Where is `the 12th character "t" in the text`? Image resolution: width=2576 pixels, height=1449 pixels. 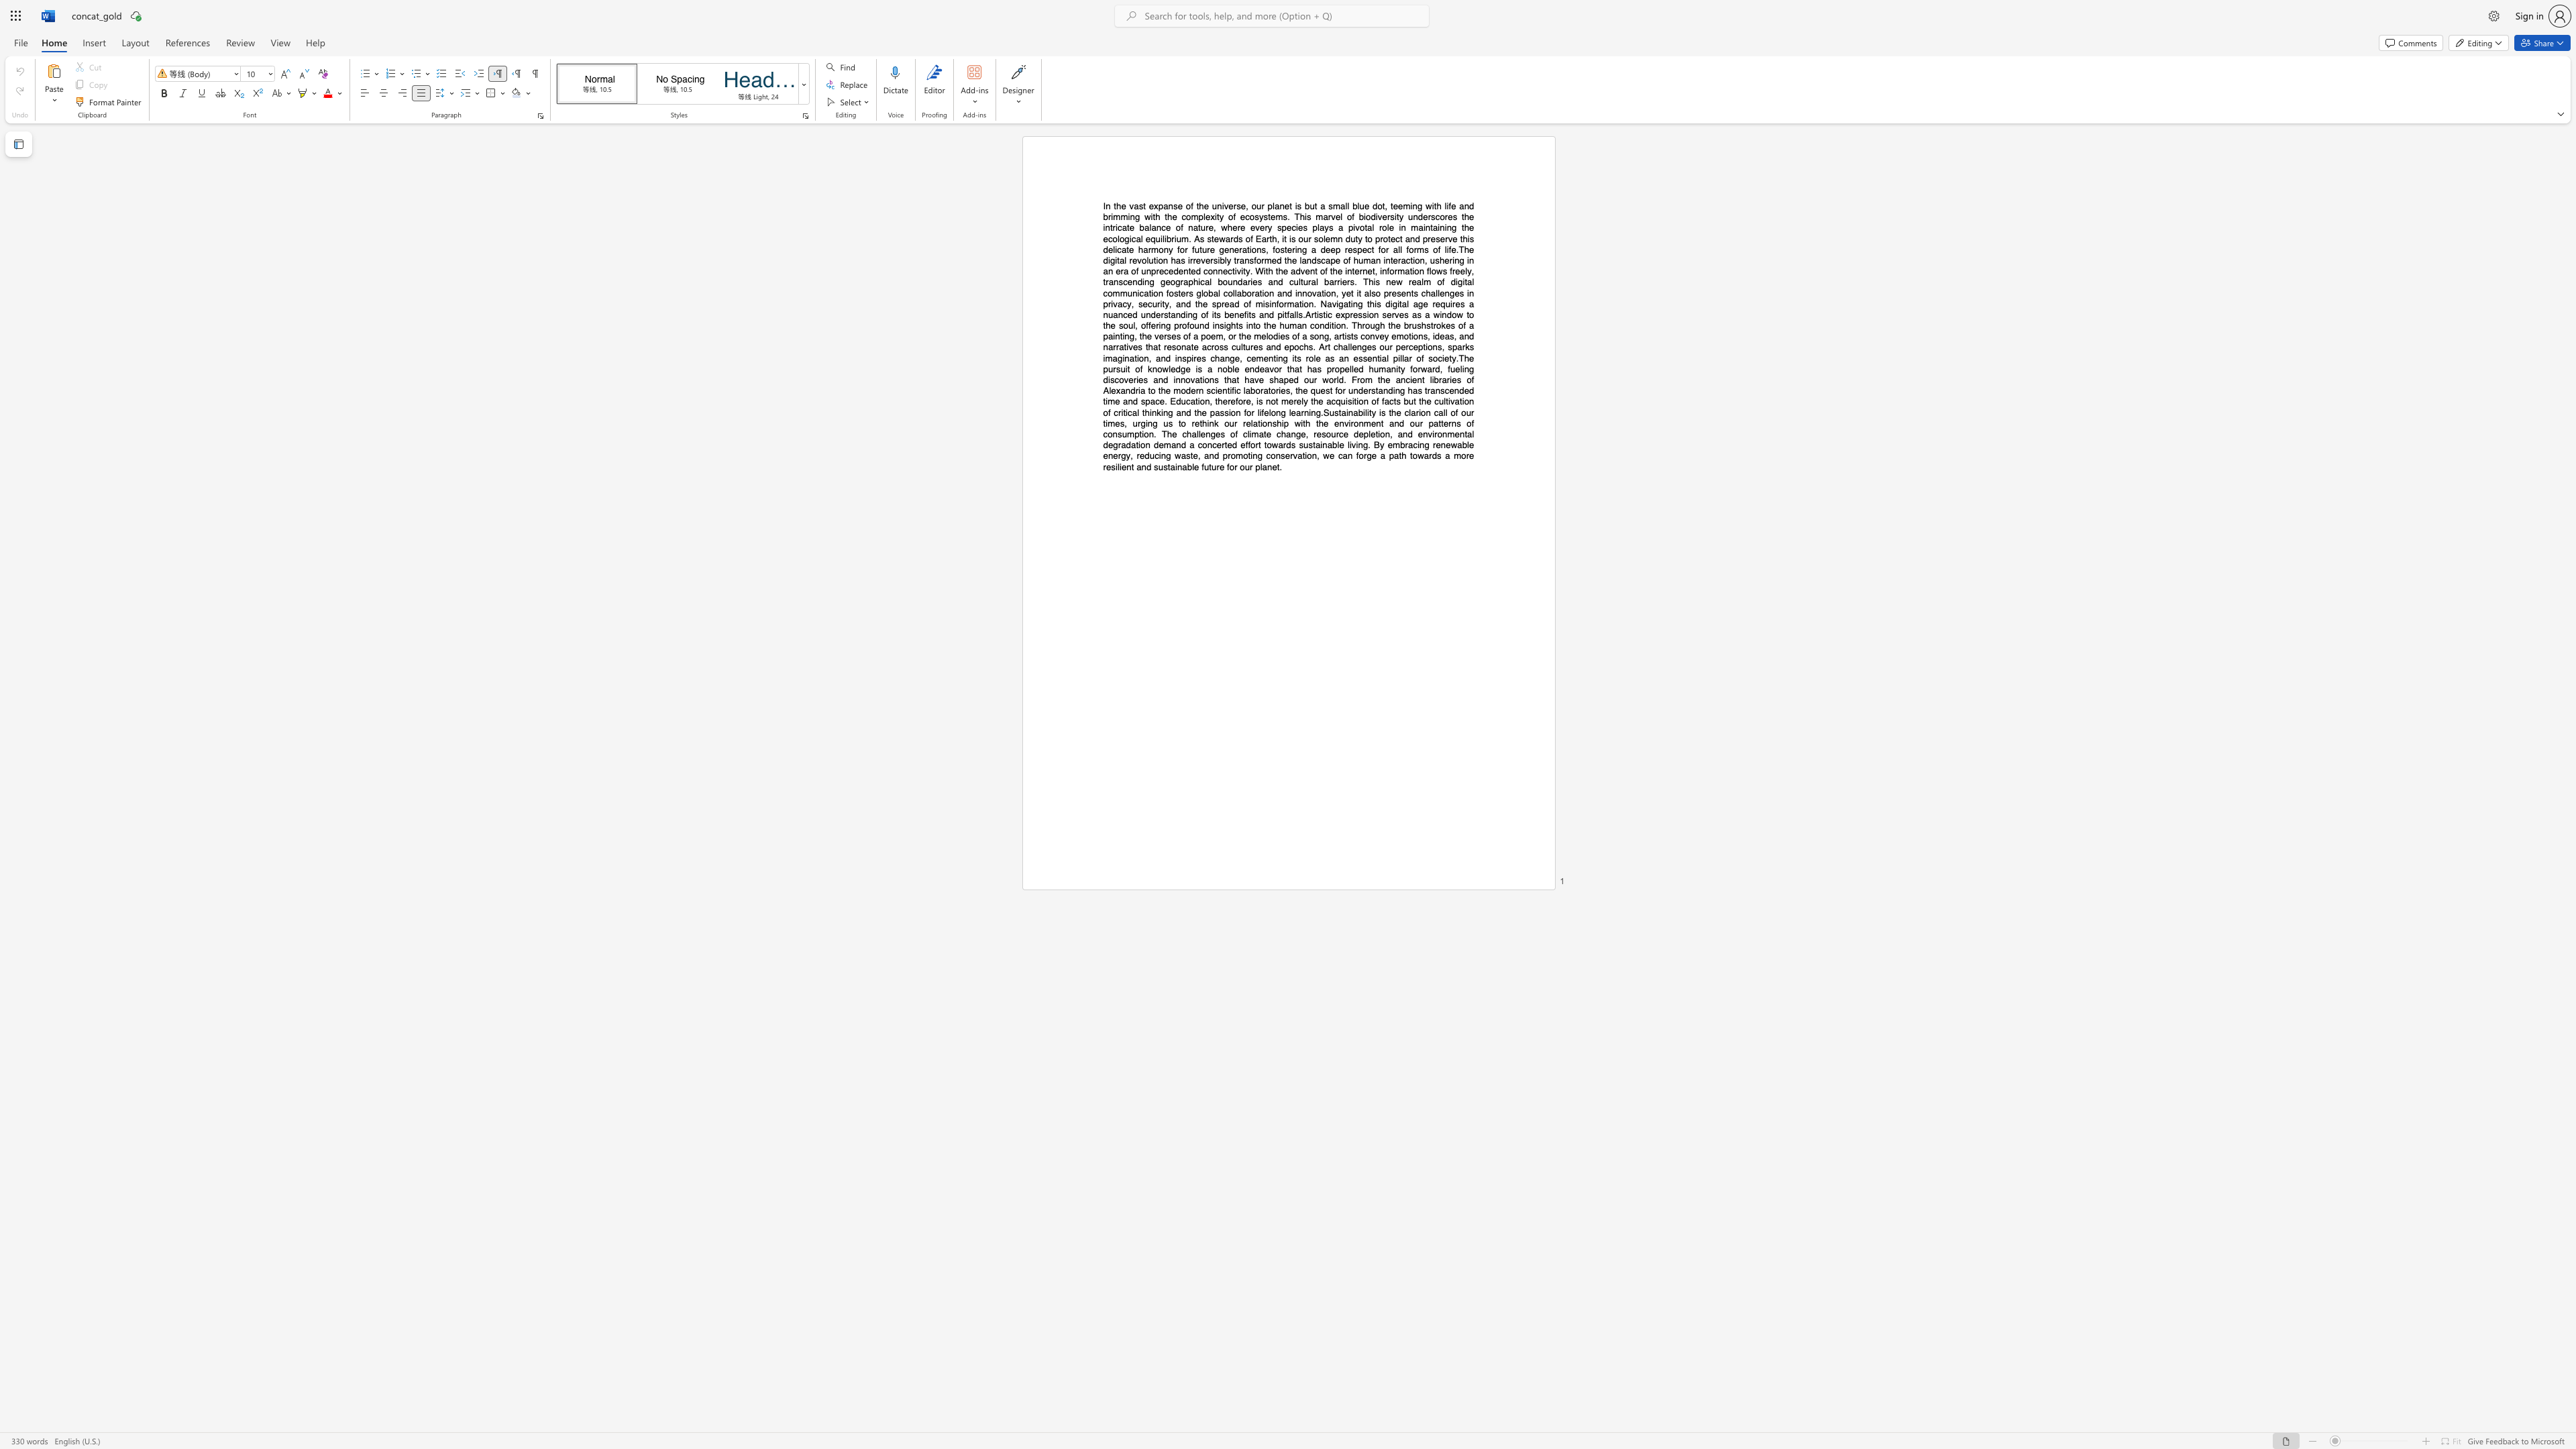
the 12th character "t" in the text is located at coordinates (1316, 271).